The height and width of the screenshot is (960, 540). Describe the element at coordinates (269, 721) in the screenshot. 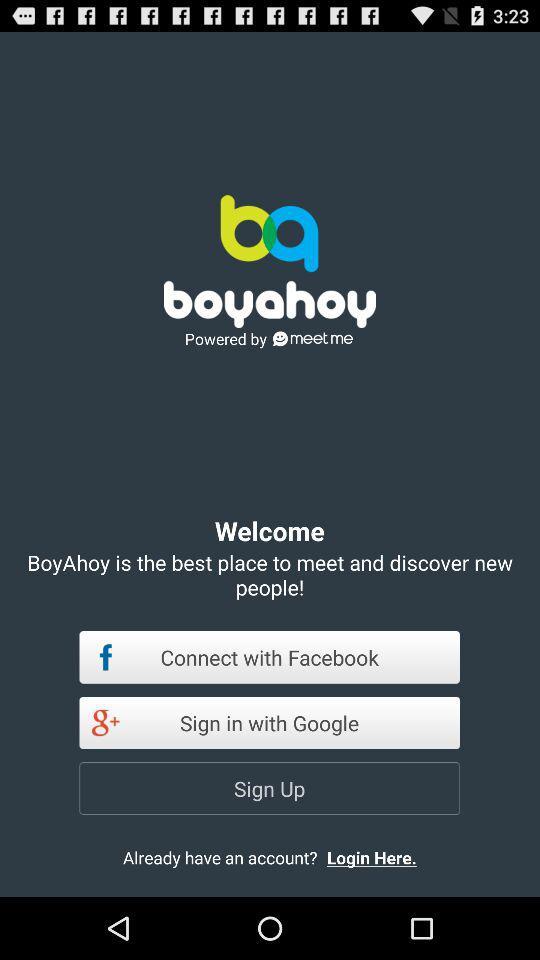

I see `sign in with item` at that location.